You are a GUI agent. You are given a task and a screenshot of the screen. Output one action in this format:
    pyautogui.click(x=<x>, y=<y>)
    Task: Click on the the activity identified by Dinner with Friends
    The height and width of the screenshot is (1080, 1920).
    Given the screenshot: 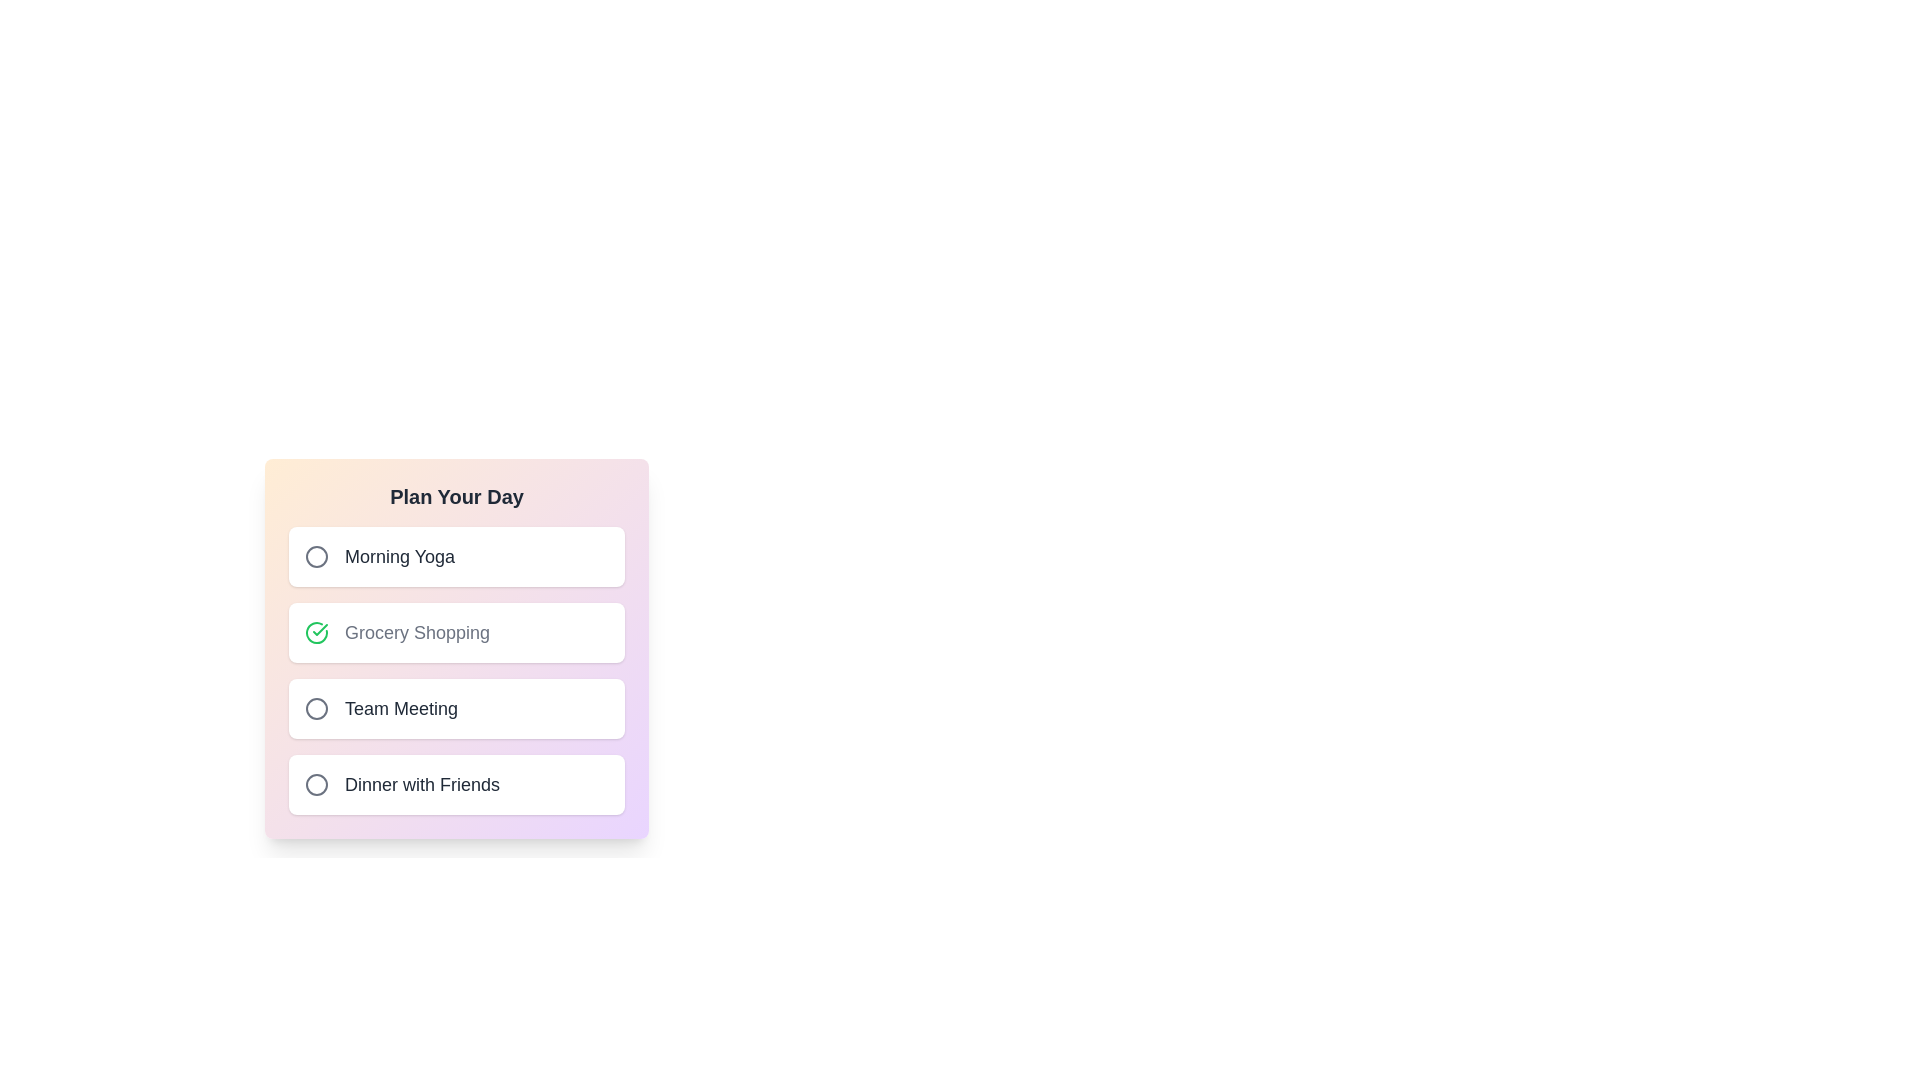 What is the action you would take?
    pyautogui.click(x=315, y=784)
    